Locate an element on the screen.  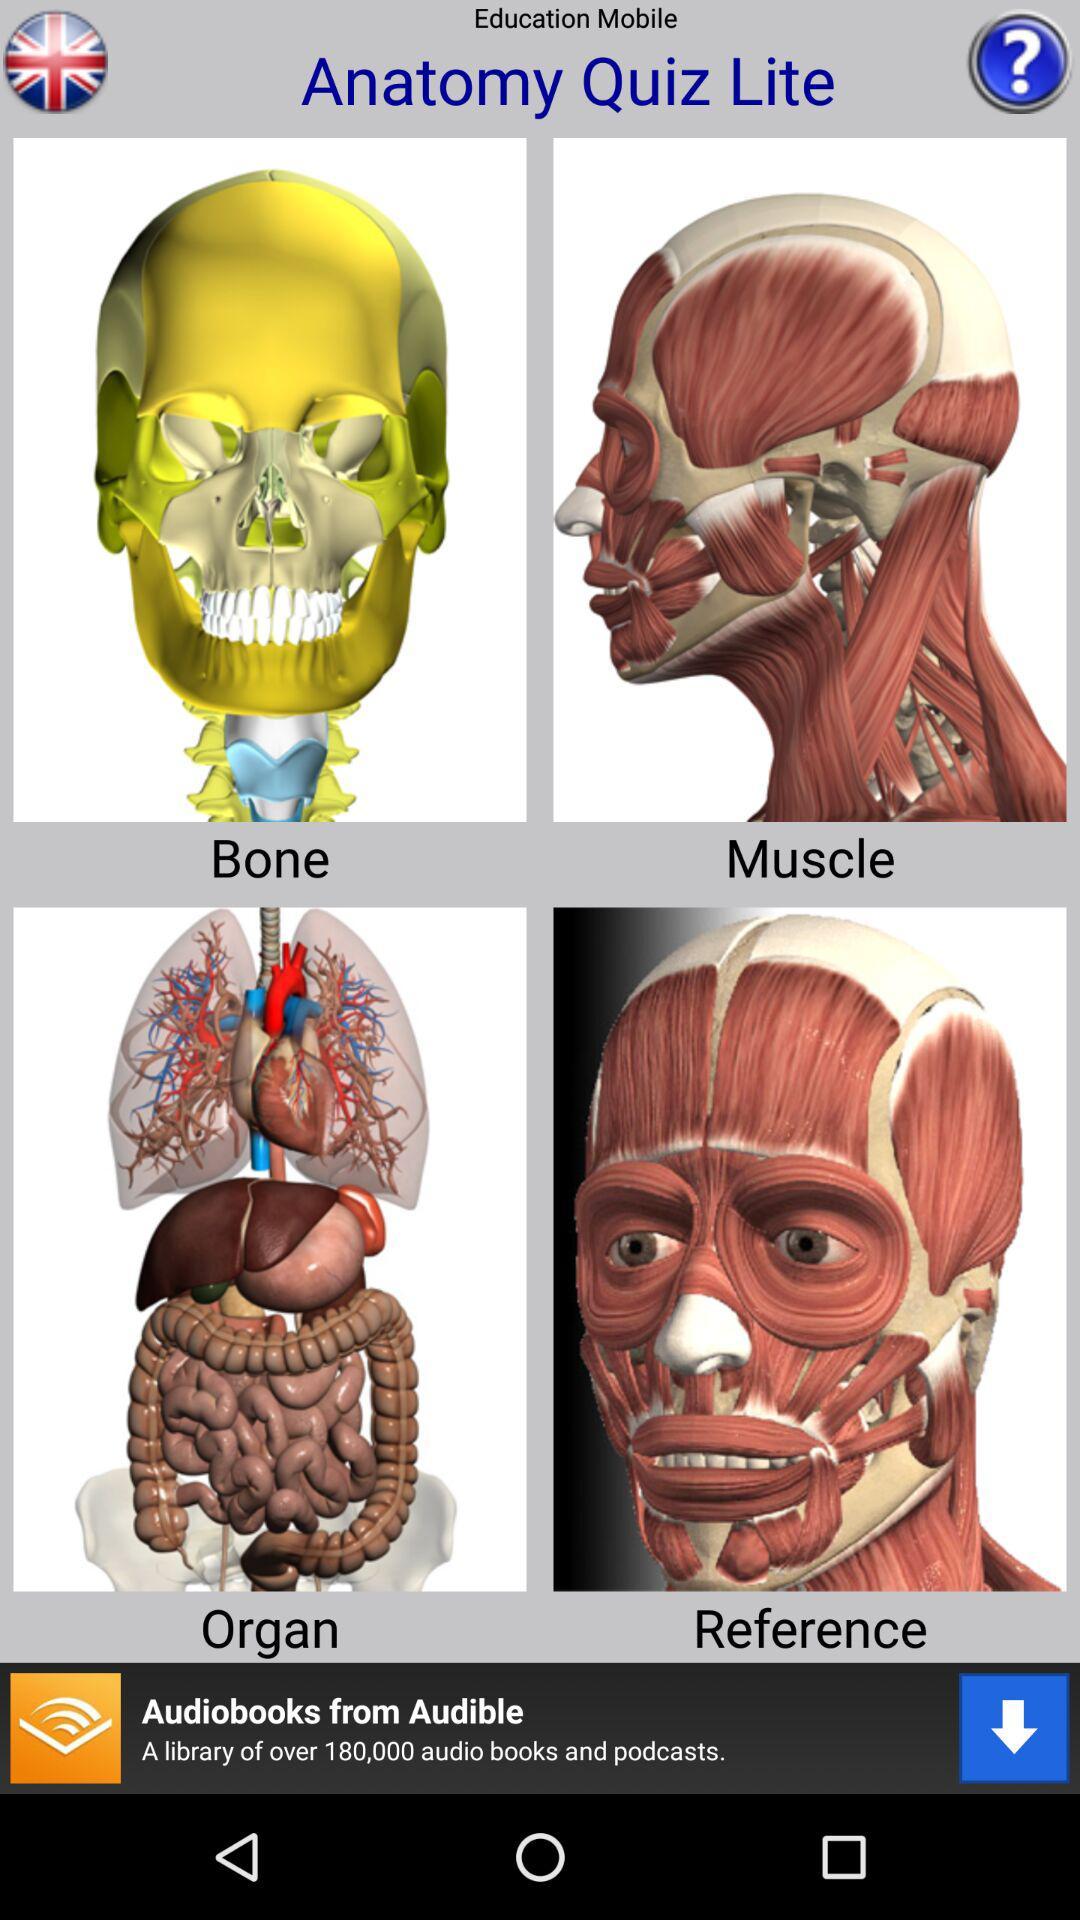
take me to organ quiz is located at coordinates (270, 1241).